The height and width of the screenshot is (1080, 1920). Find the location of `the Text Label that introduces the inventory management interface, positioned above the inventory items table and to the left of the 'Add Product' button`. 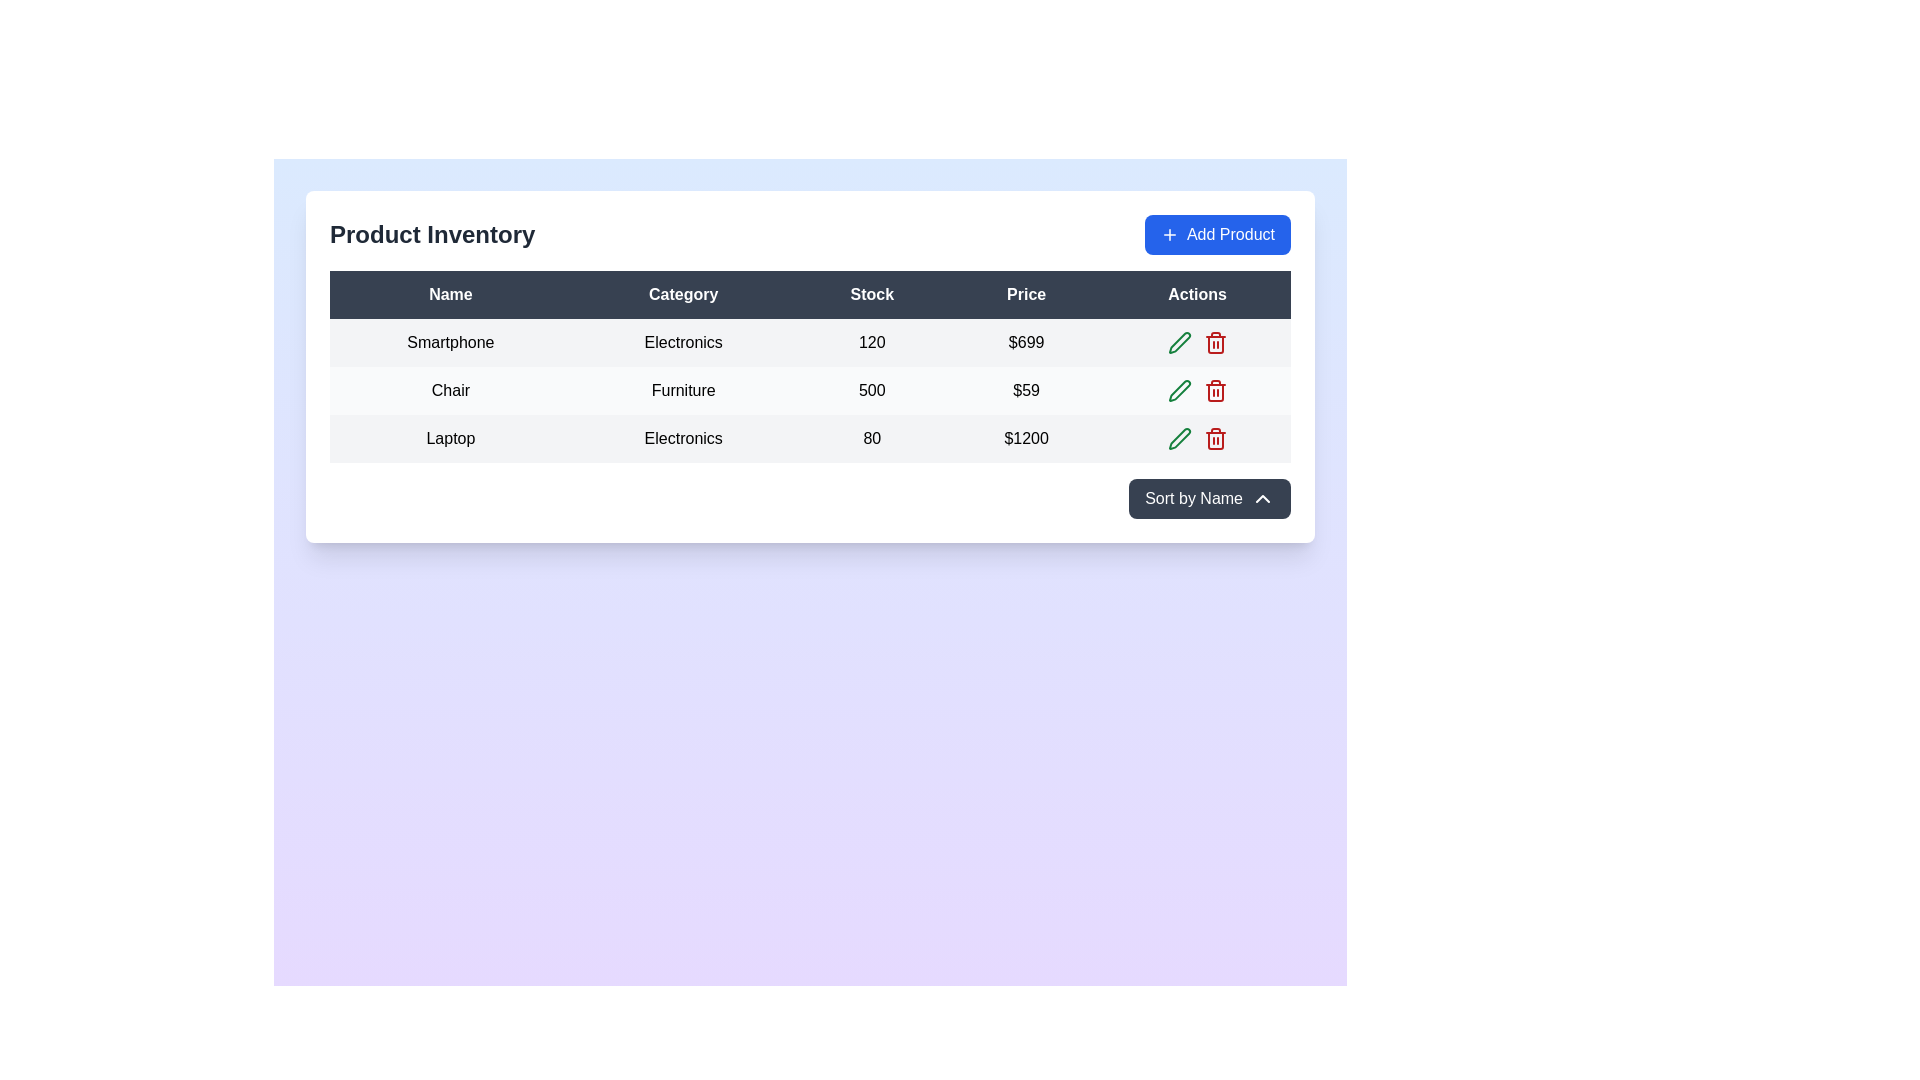

the Text Label that introduces the inventory management interface, positioned above the inventory items table and to the left of the 'Add Product' button is located at coordinates (431, 234).